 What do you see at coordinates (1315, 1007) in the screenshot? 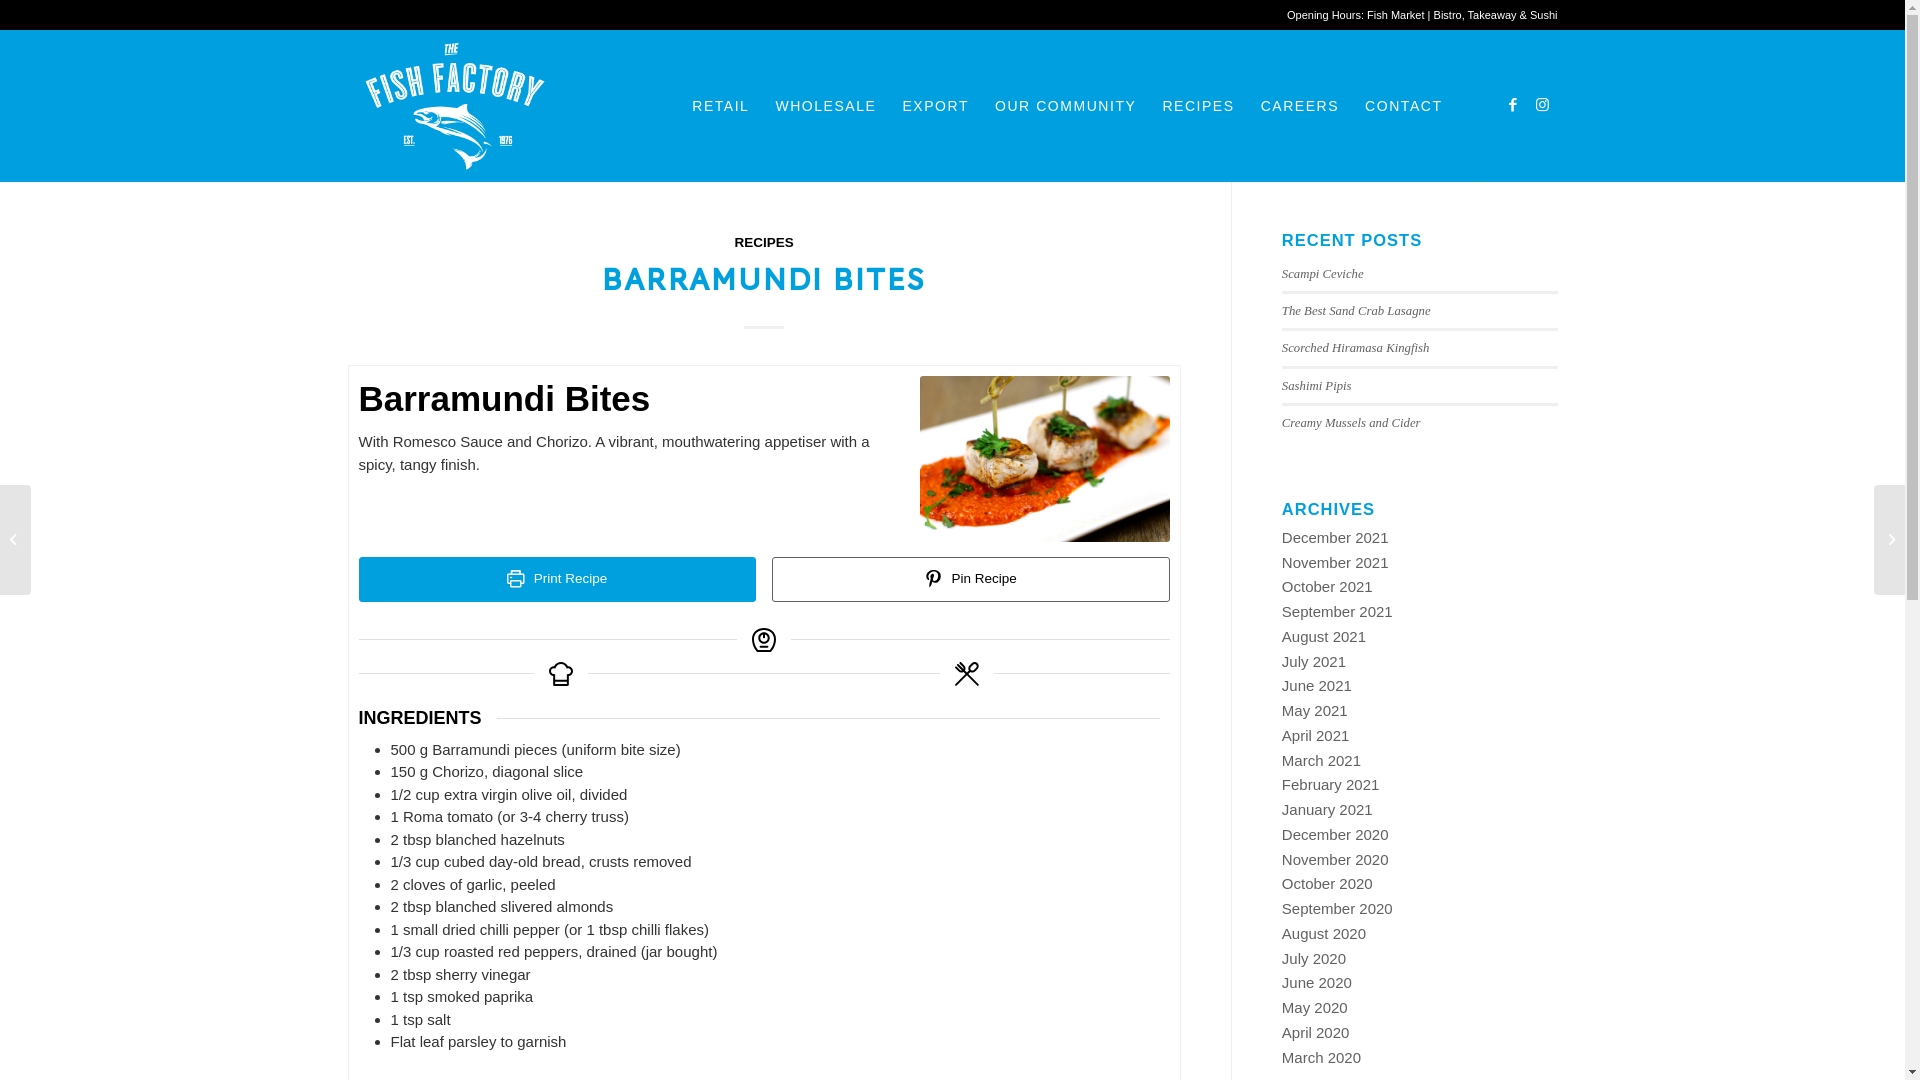
I see `'May 2020'` at bounding box center [1315, 1007].